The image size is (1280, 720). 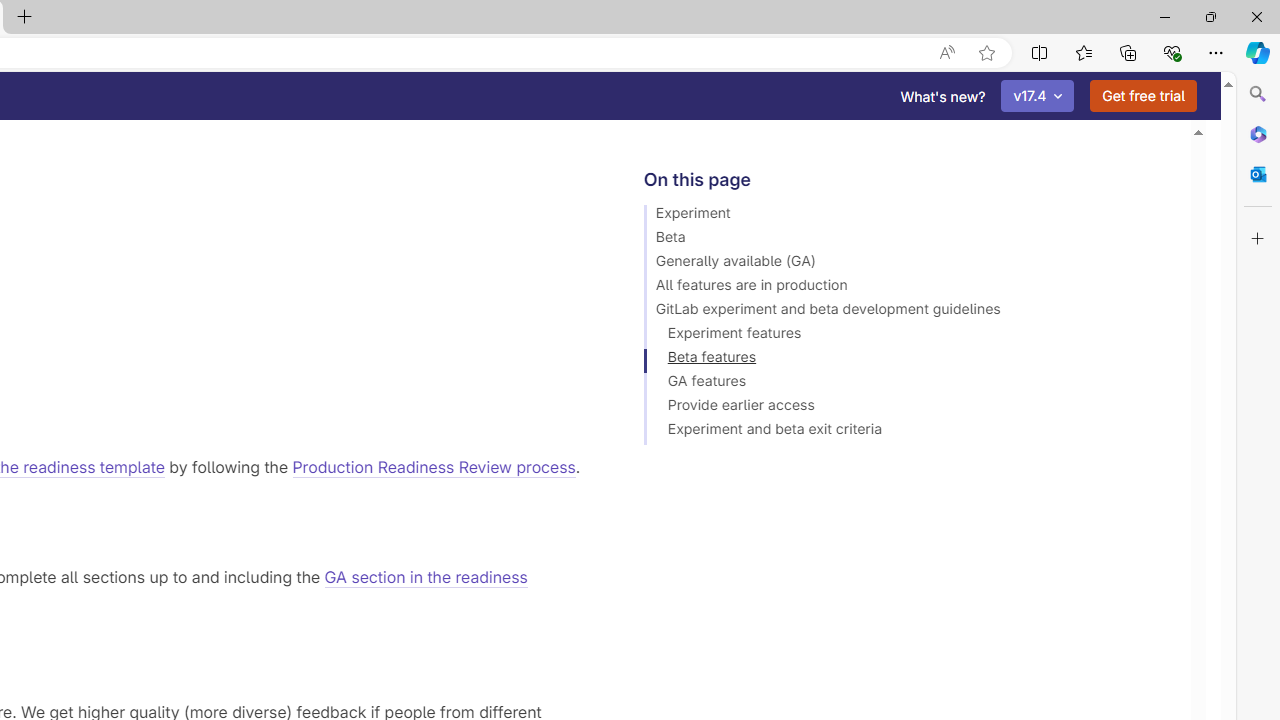 I want to click on 'What', so click(x=942, y=96).